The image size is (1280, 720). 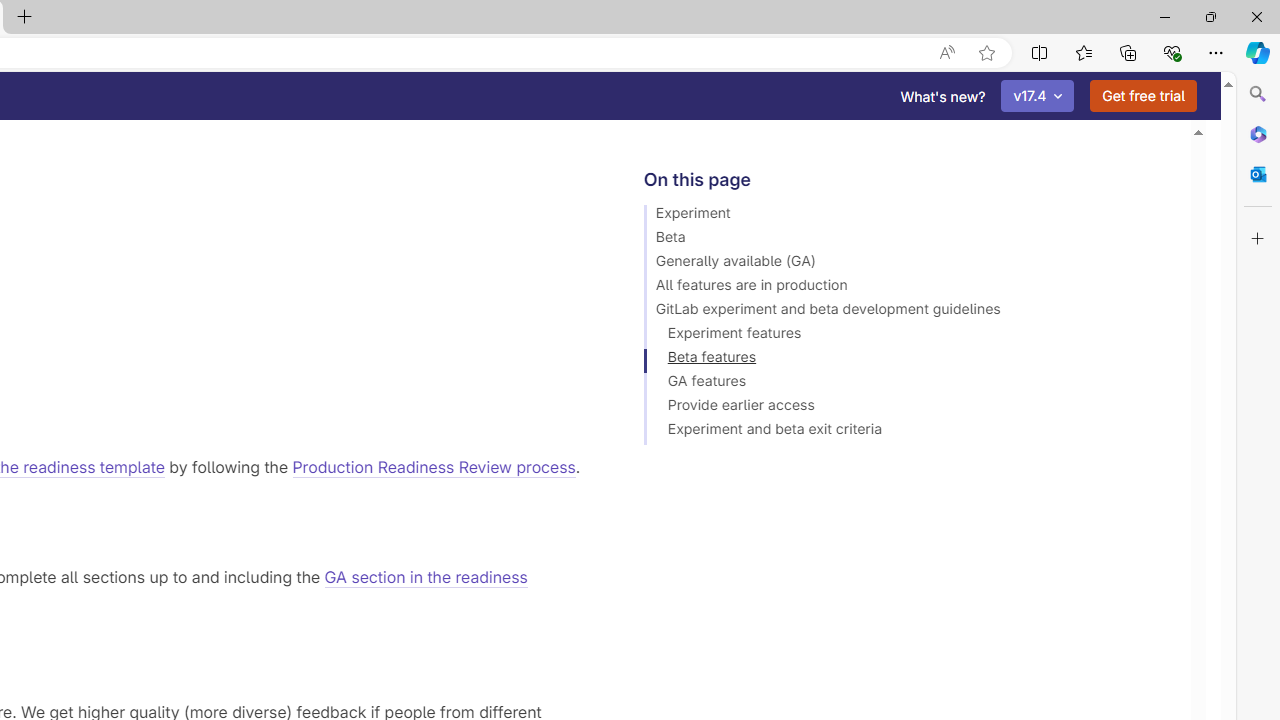 I want to click on 'What', so click(x=942, y=96).